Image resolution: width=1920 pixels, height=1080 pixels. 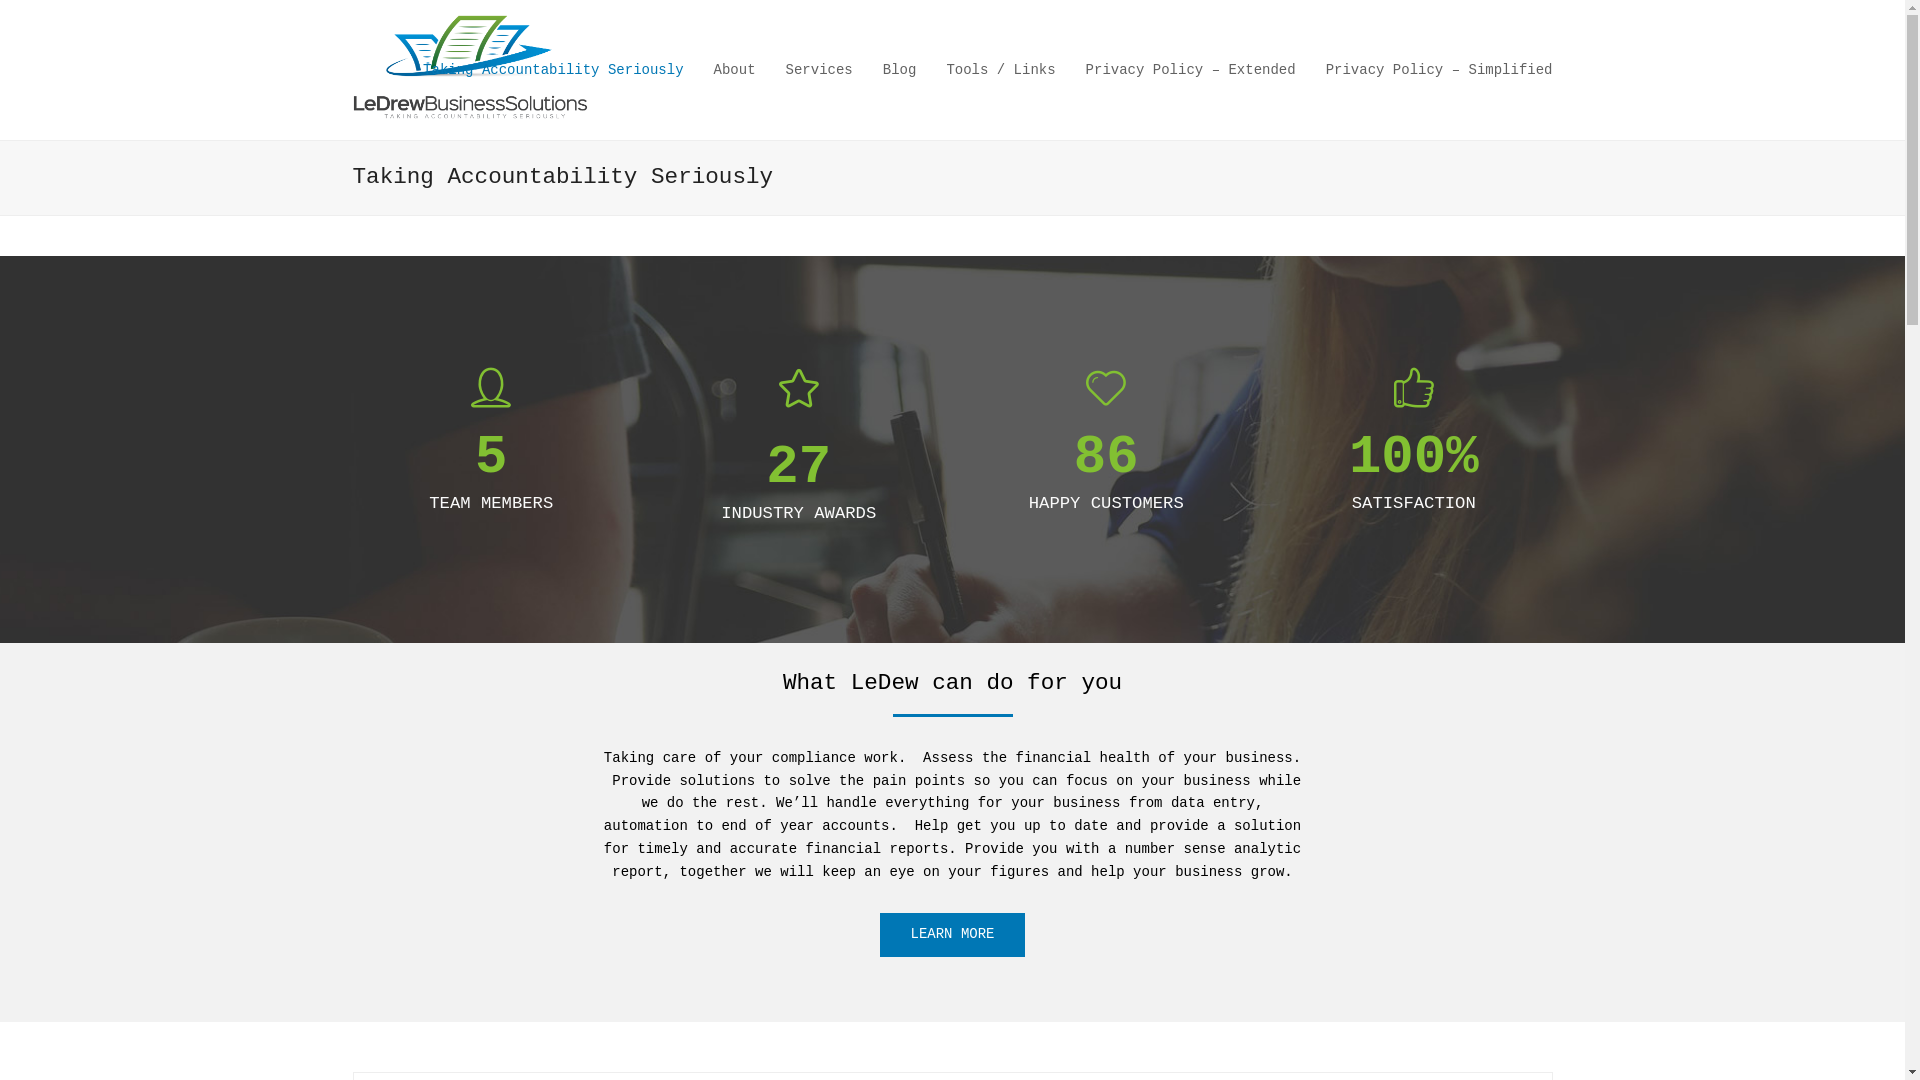 What do you see at coordinates (950, 934) in the screenshot?
I see `'LEARN MORE'` at bounding box center [950, 934].